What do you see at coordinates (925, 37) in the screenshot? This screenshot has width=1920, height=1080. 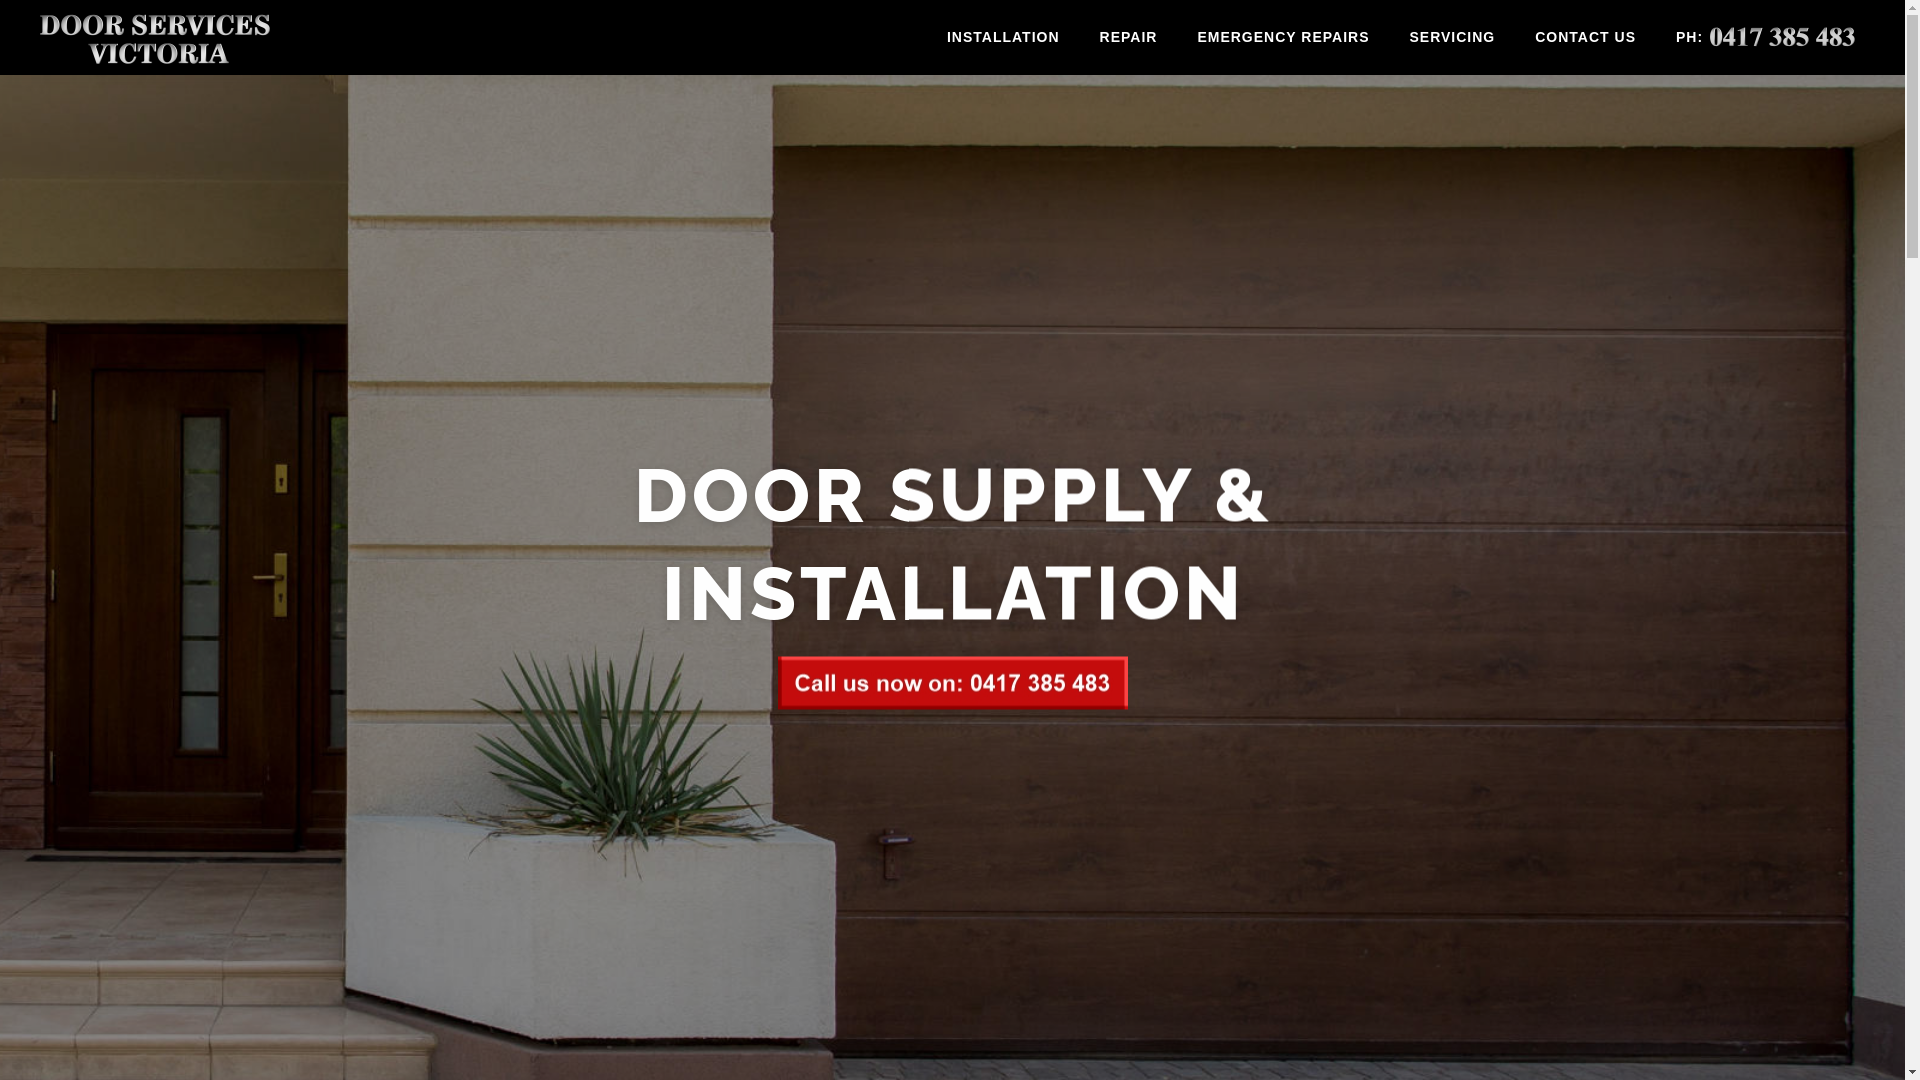 I see `'INSTALLATION'` at bounding box center [925, 37].